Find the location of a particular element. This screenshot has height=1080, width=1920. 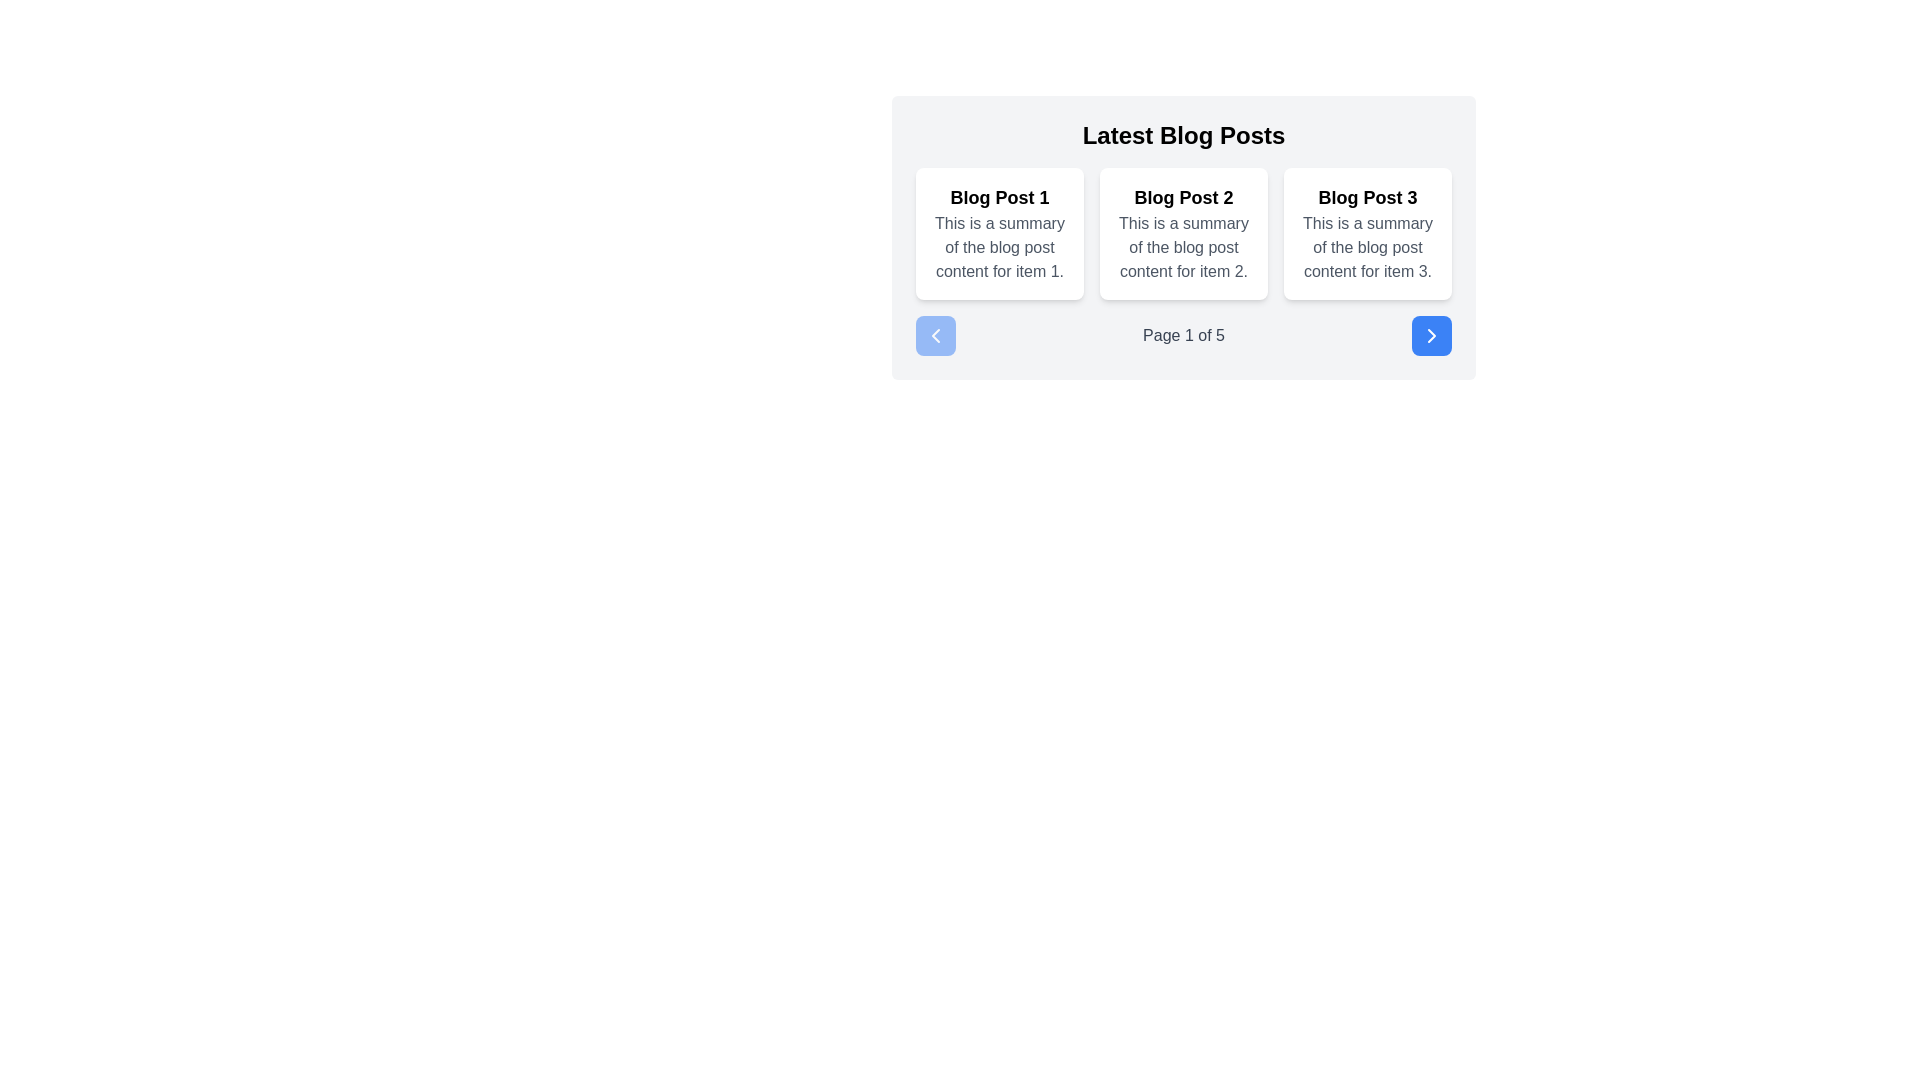

the static text label that indicates the current page in a set of 5 pages, which is centrally positioned between two navigation arrow buttons is located at coordinates (1184, 334).